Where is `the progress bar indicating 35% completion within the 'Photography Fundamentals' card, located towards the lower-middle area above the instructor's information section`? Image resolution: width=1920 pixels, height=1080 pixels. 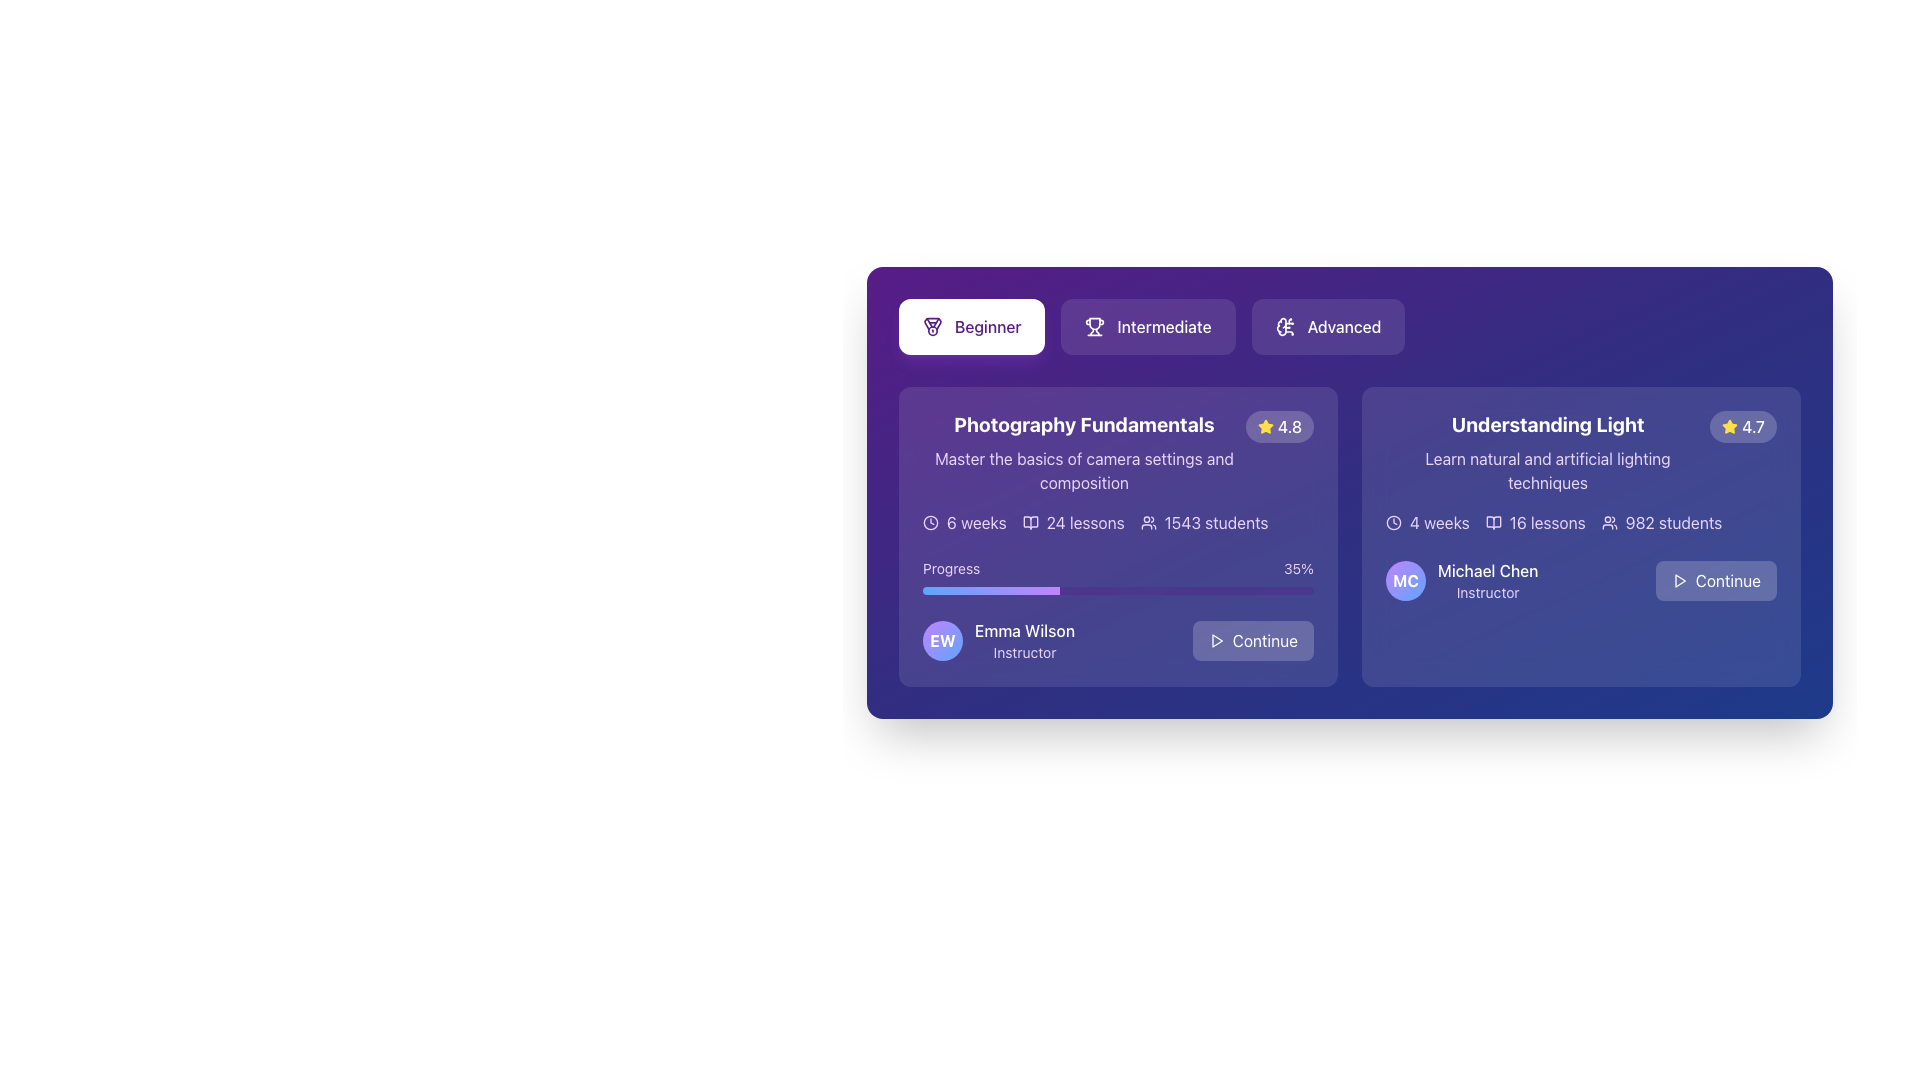
the progress bar indicating 35% completion within the 'Photography Fundamentals' card, located towards the lower-middle area above the instructor's information section is located at coordinates (1117, 577).